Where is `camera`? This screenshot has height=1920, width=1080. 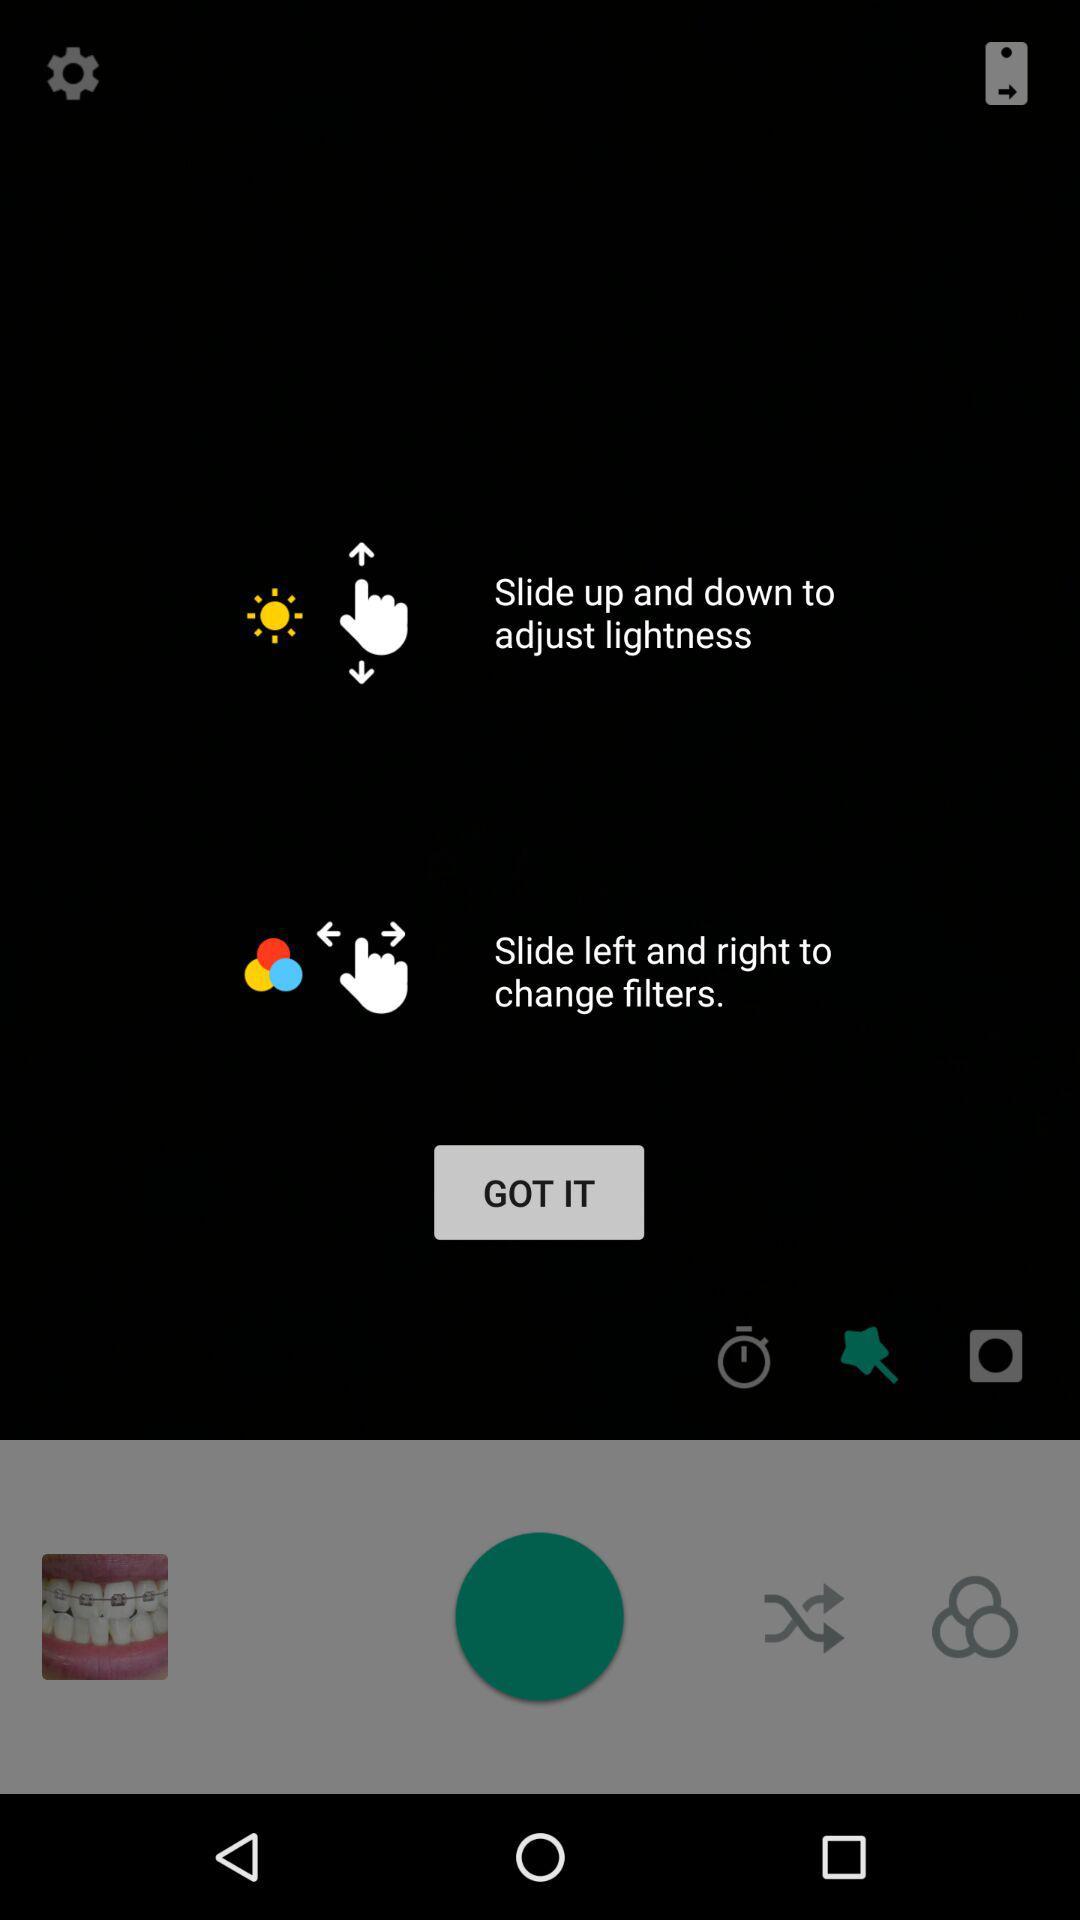
camera is located at coordinates (538, 1616).